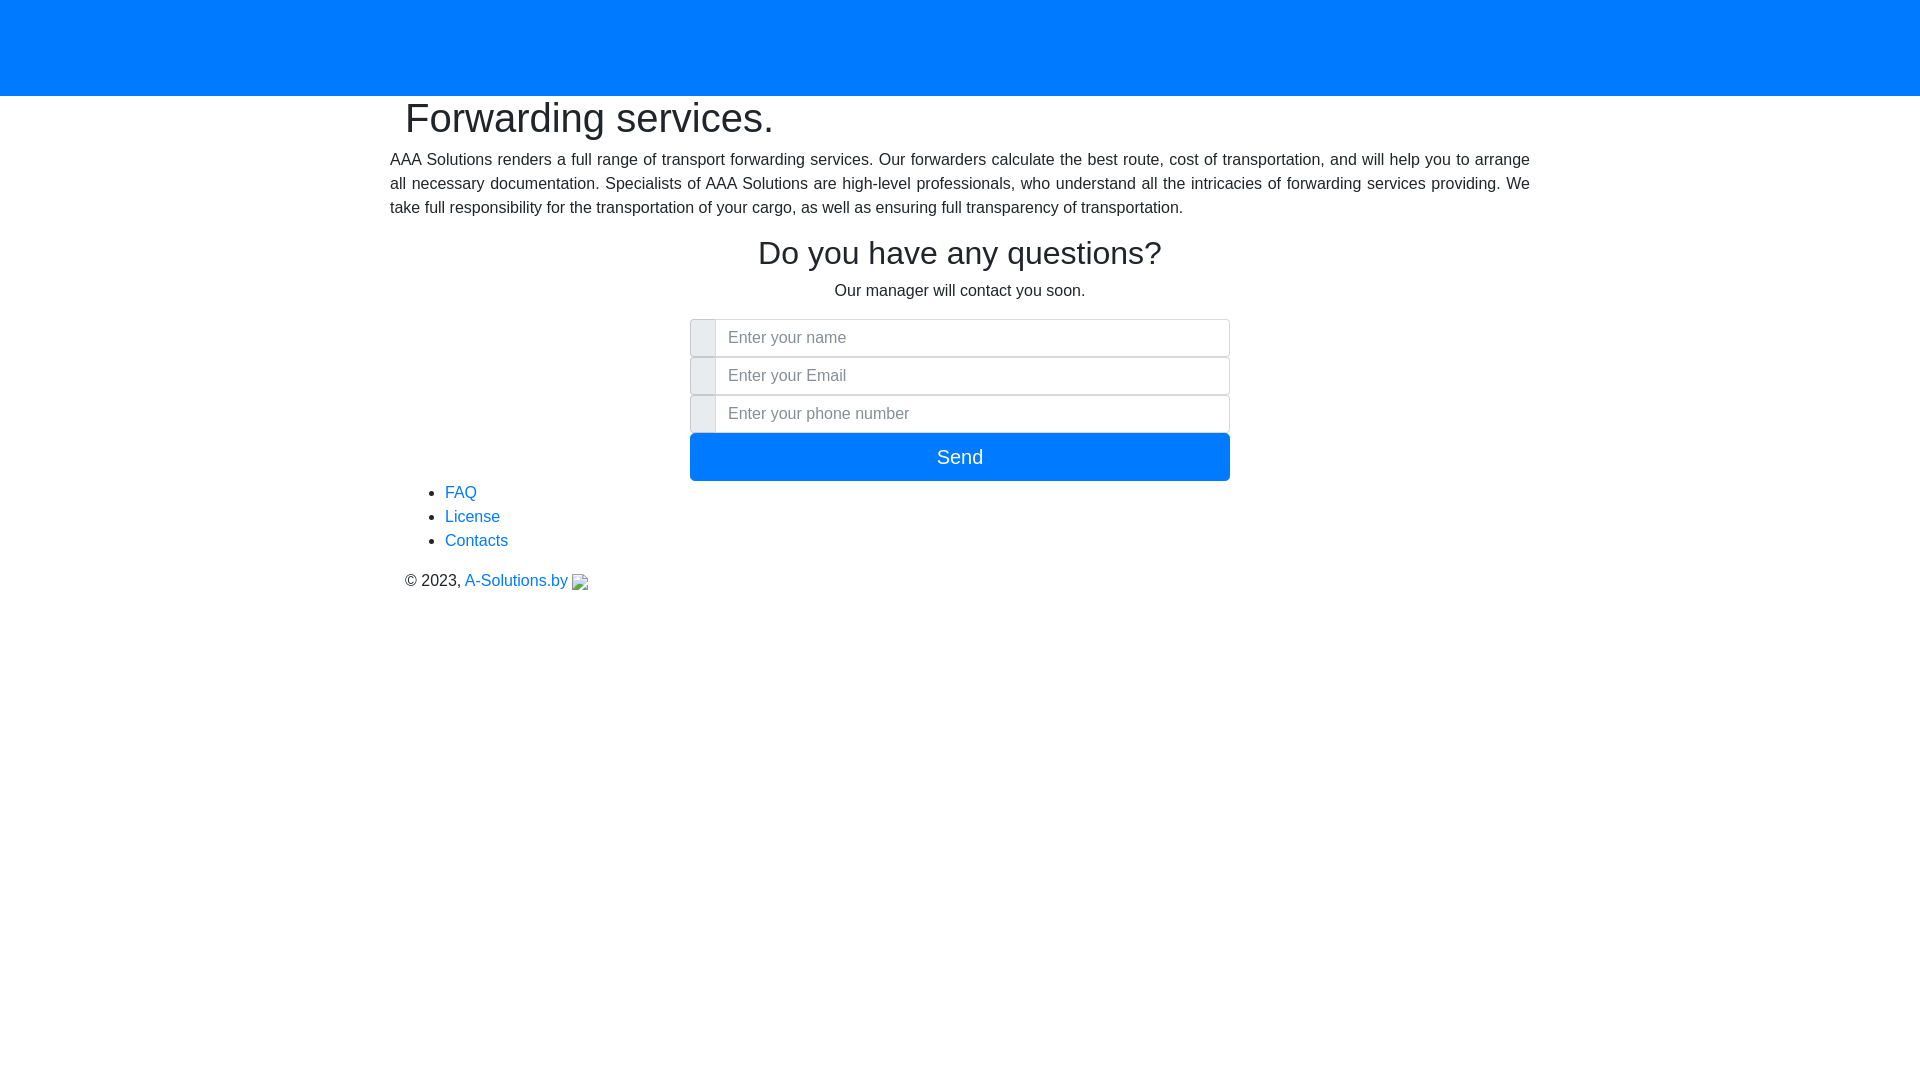 This screenshot has height=1080, width=1920. I want to click on 'Send', so click(960, 456).